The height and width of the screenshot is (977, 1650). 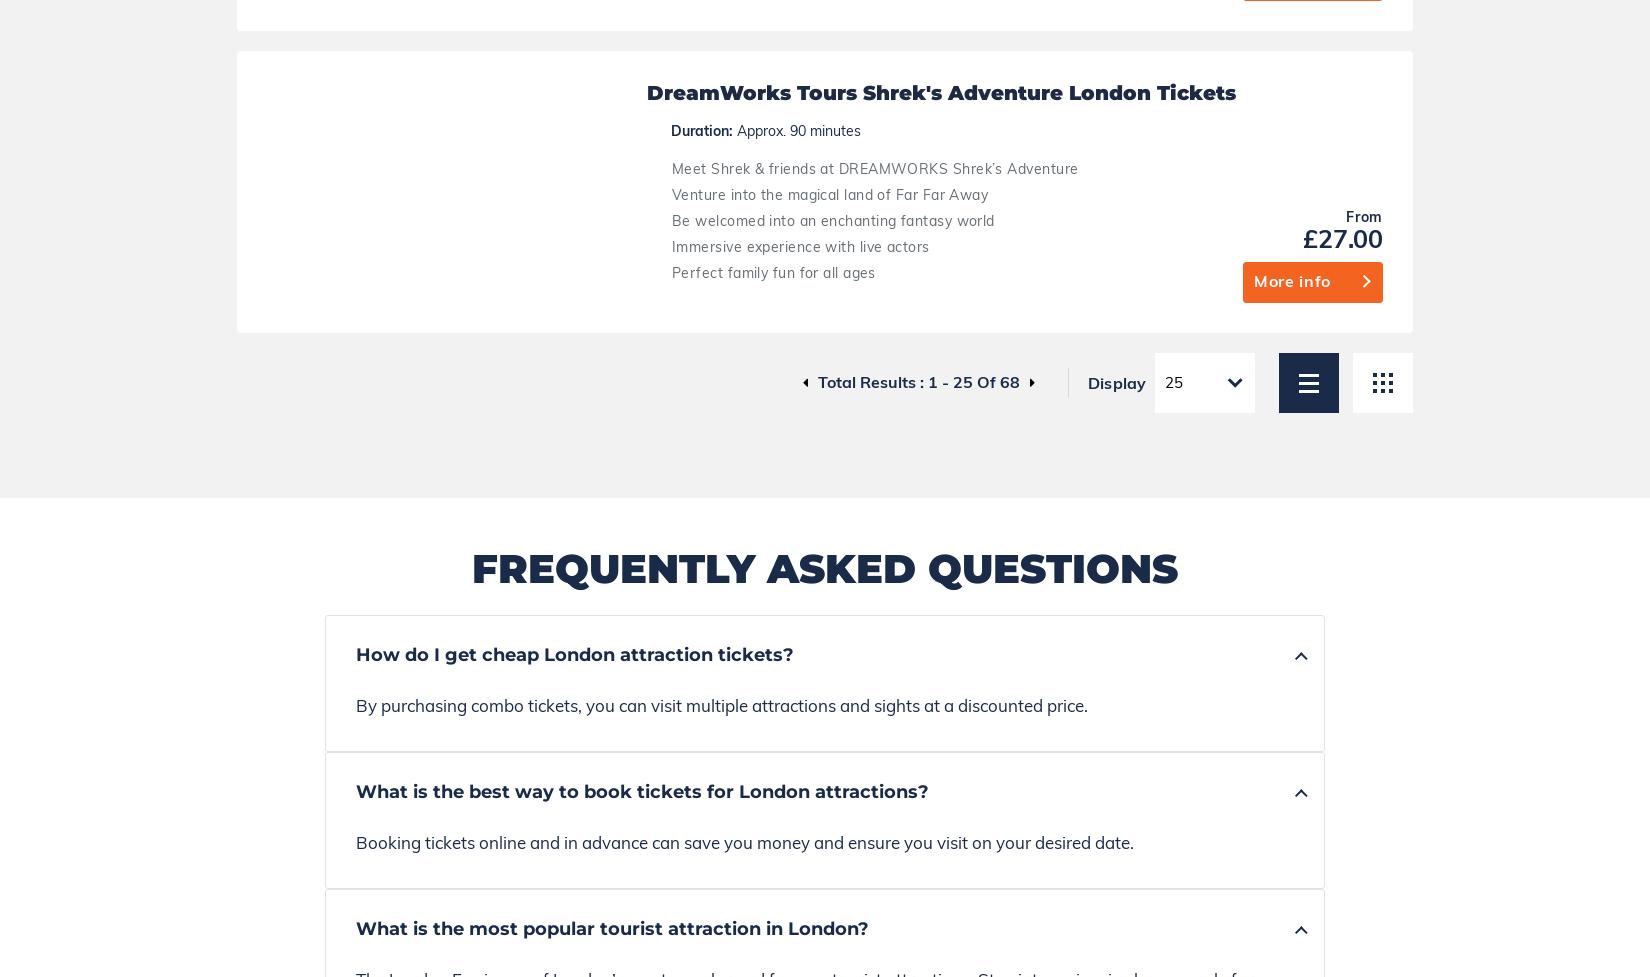 I want to click on 'Lost Property', so click(x=953, y=849).